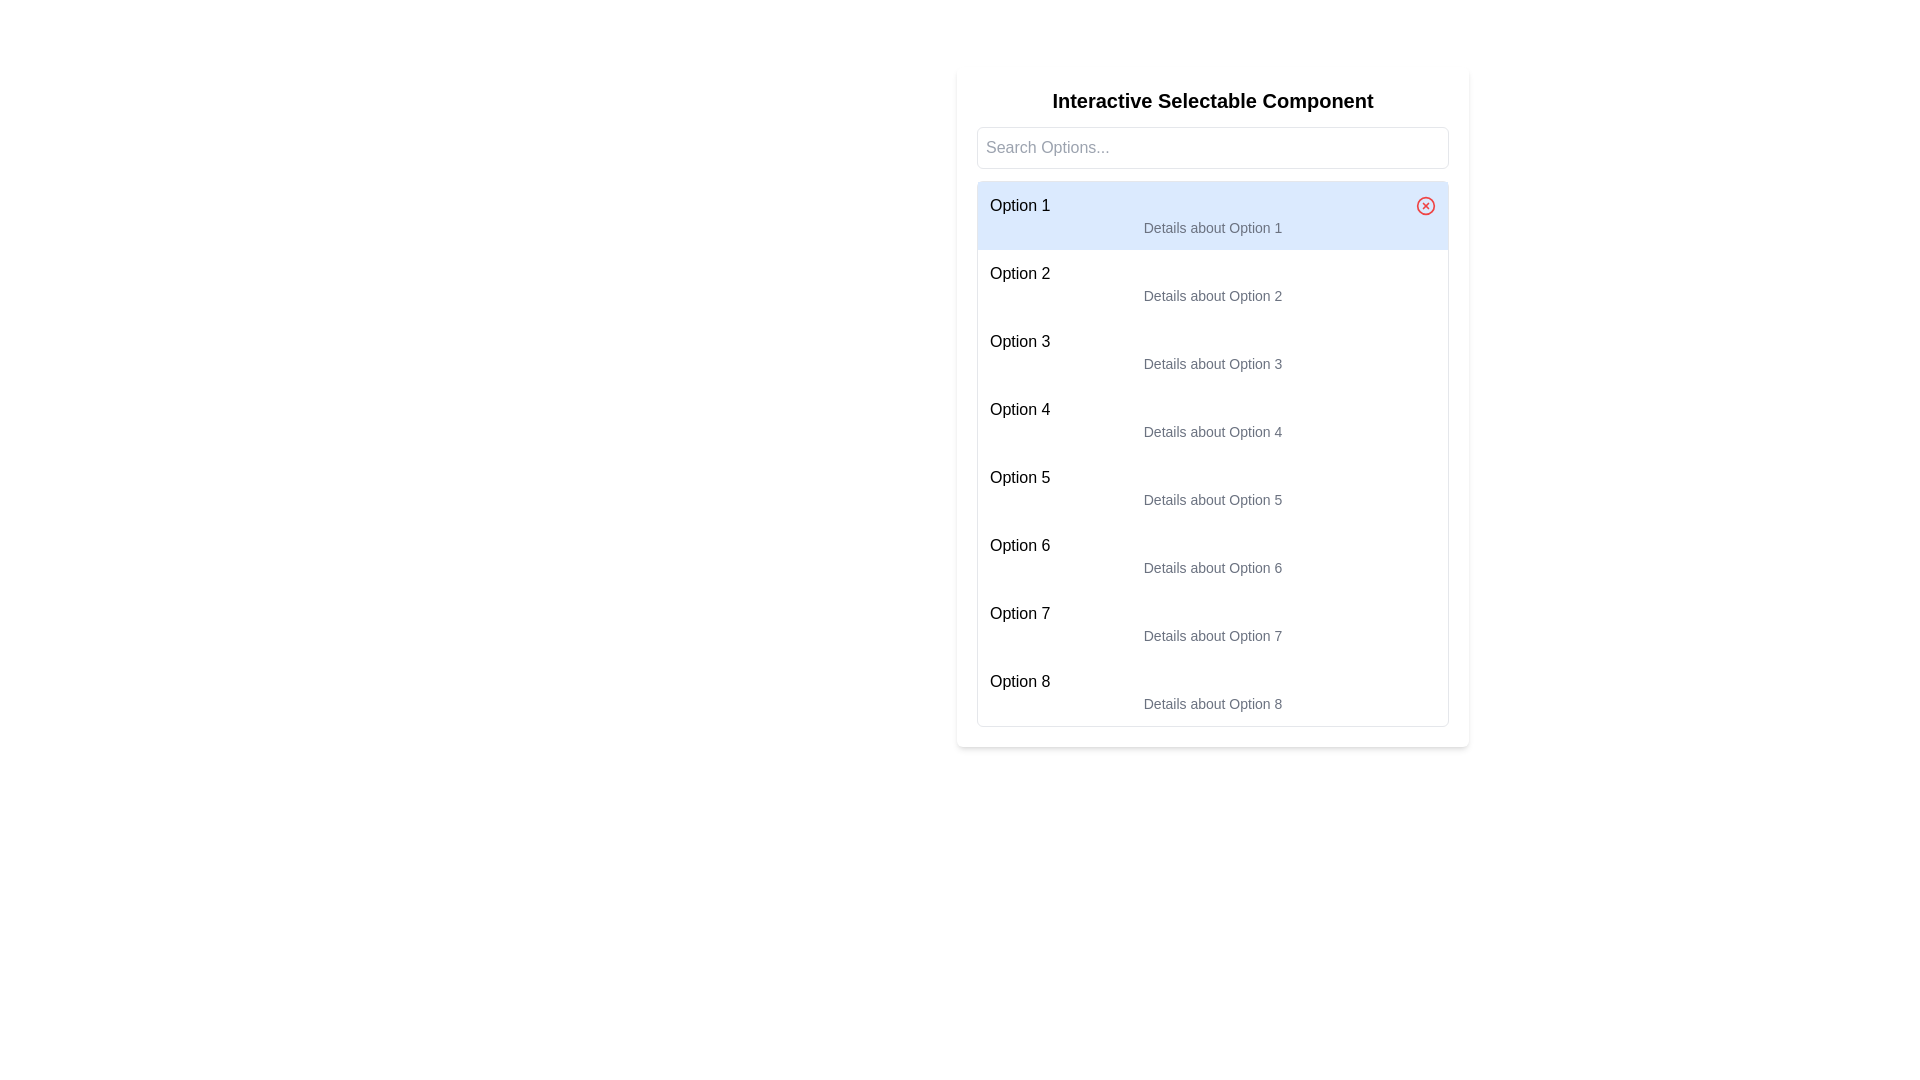  What do you see at coordinates (1212, 363) in the screenshot?
I see `supplementary text label located directly below 'Option 3' in the interactive selectable component, which enhances user understanding of that option` at bounding box center [1212, 363].